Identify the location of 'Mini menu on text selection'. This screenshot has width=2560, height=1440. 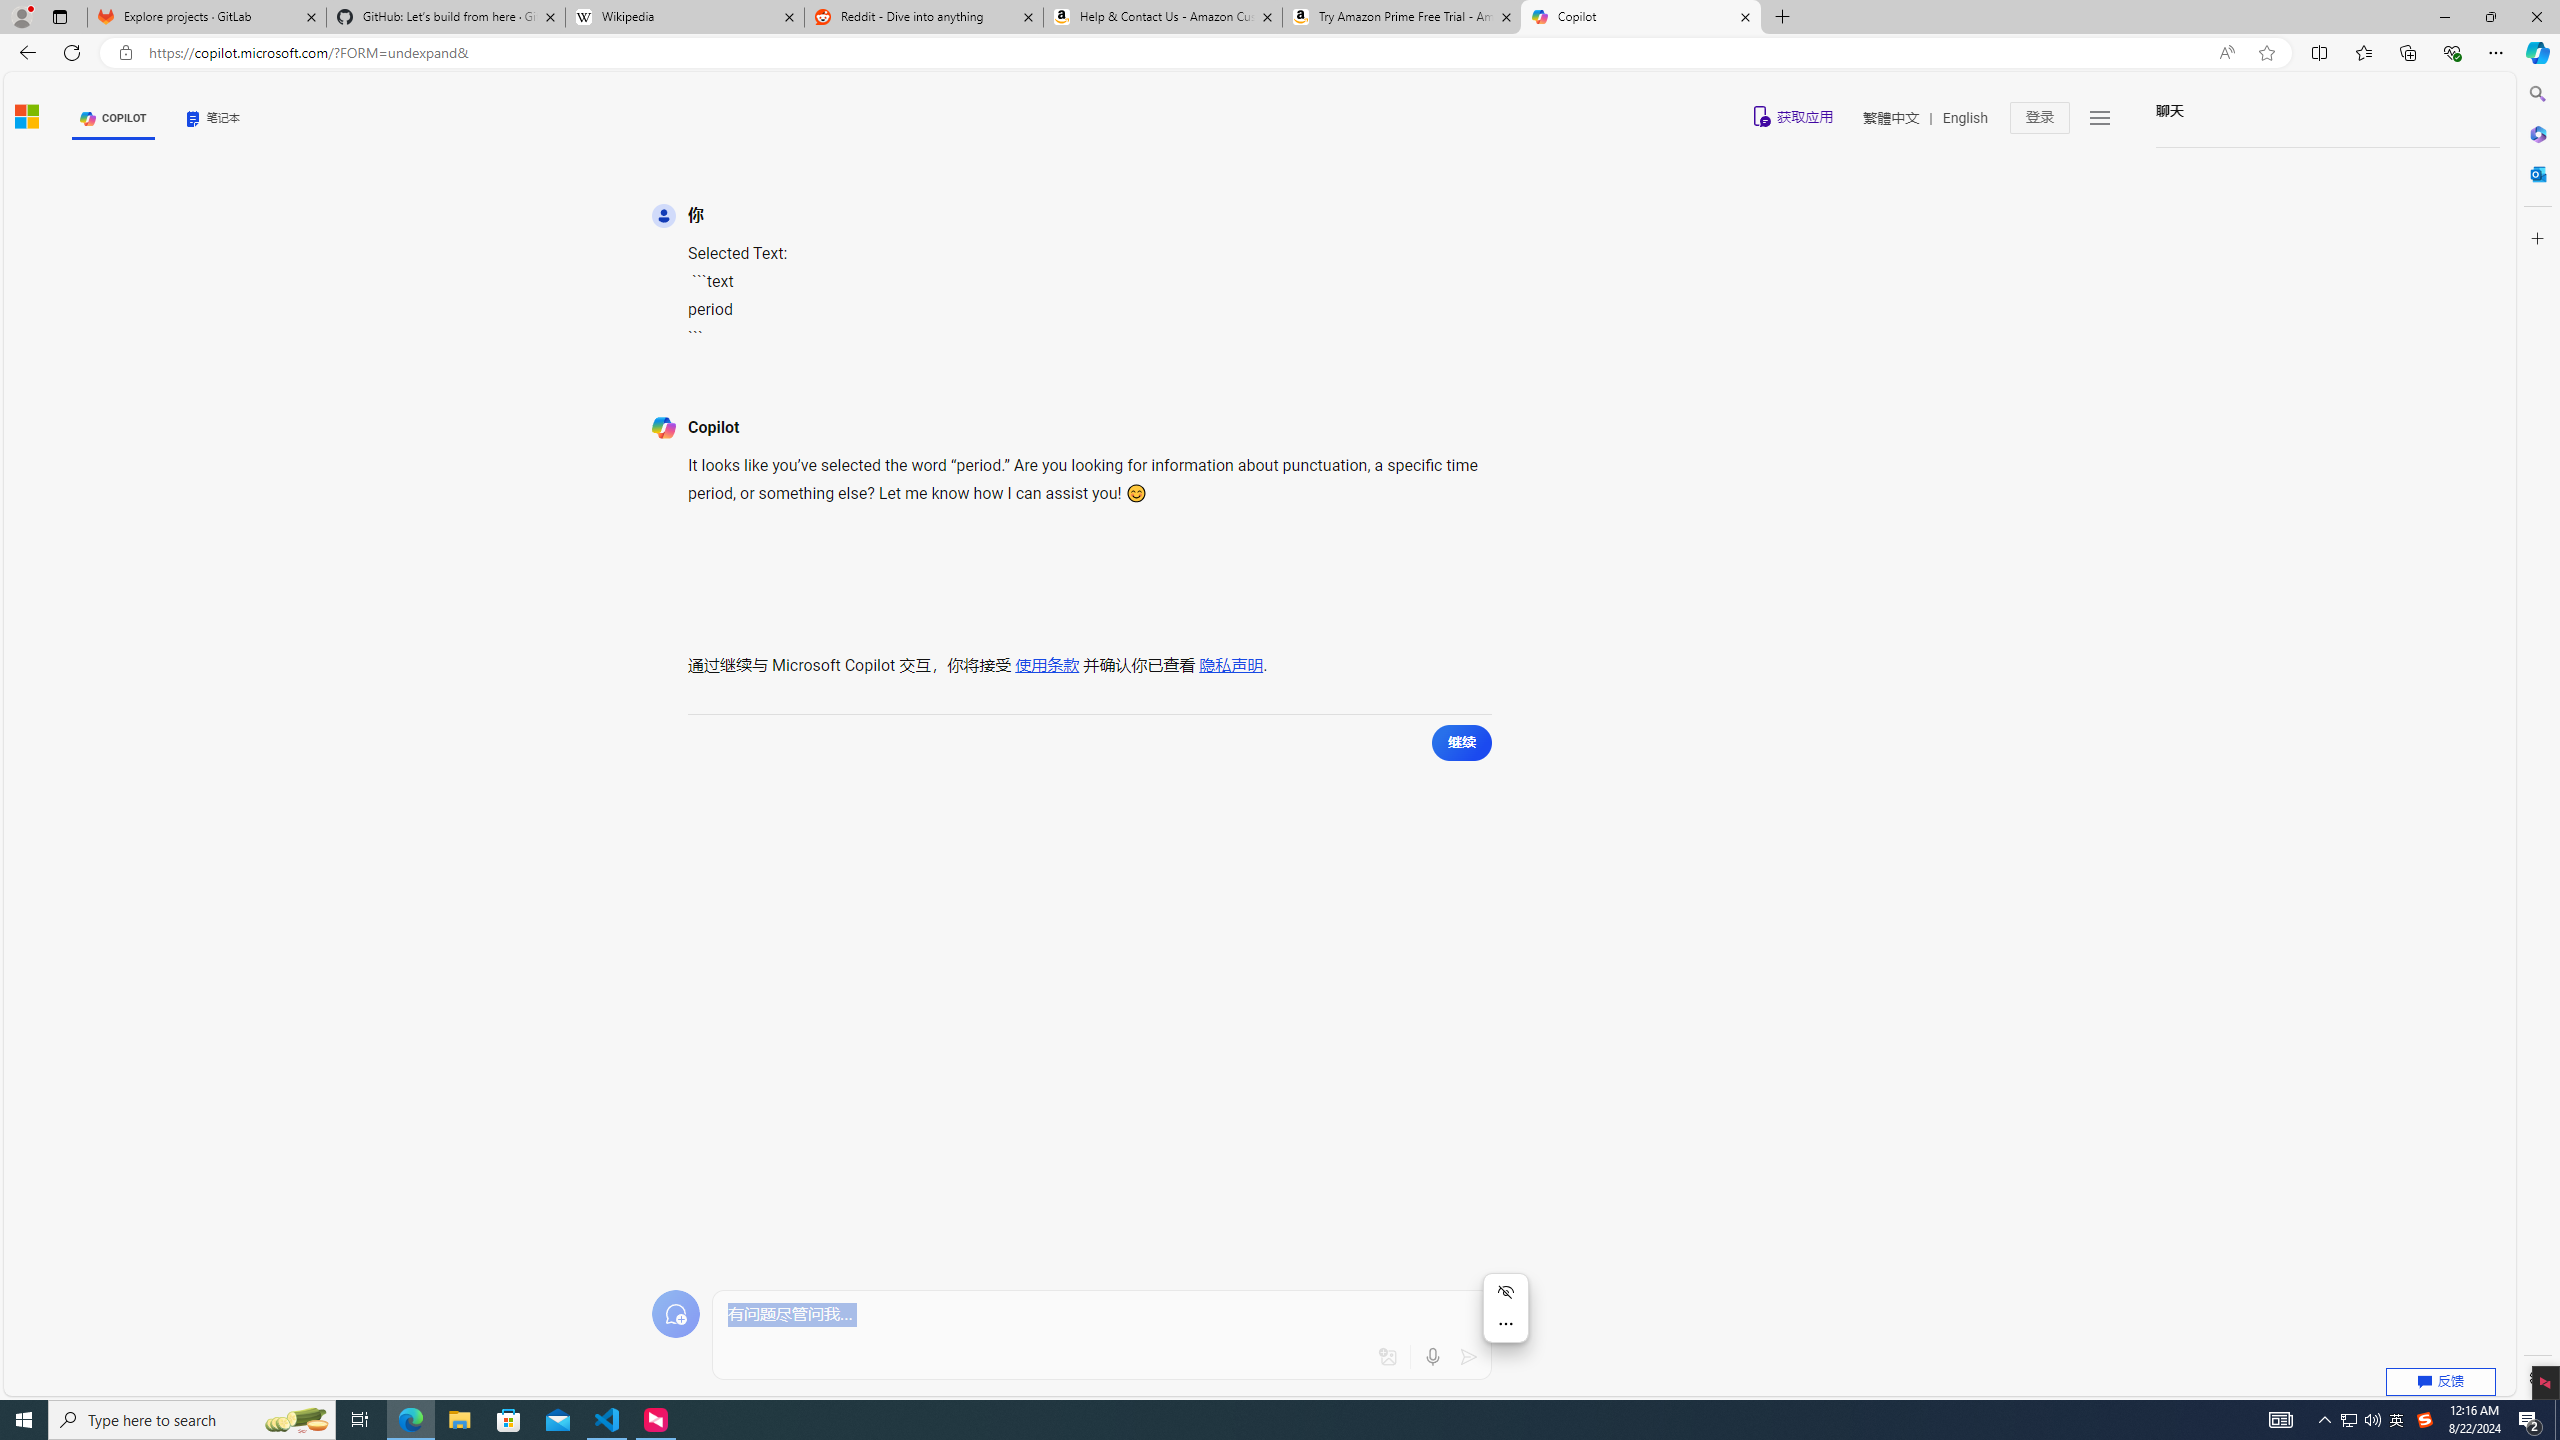
(1505, 1307).